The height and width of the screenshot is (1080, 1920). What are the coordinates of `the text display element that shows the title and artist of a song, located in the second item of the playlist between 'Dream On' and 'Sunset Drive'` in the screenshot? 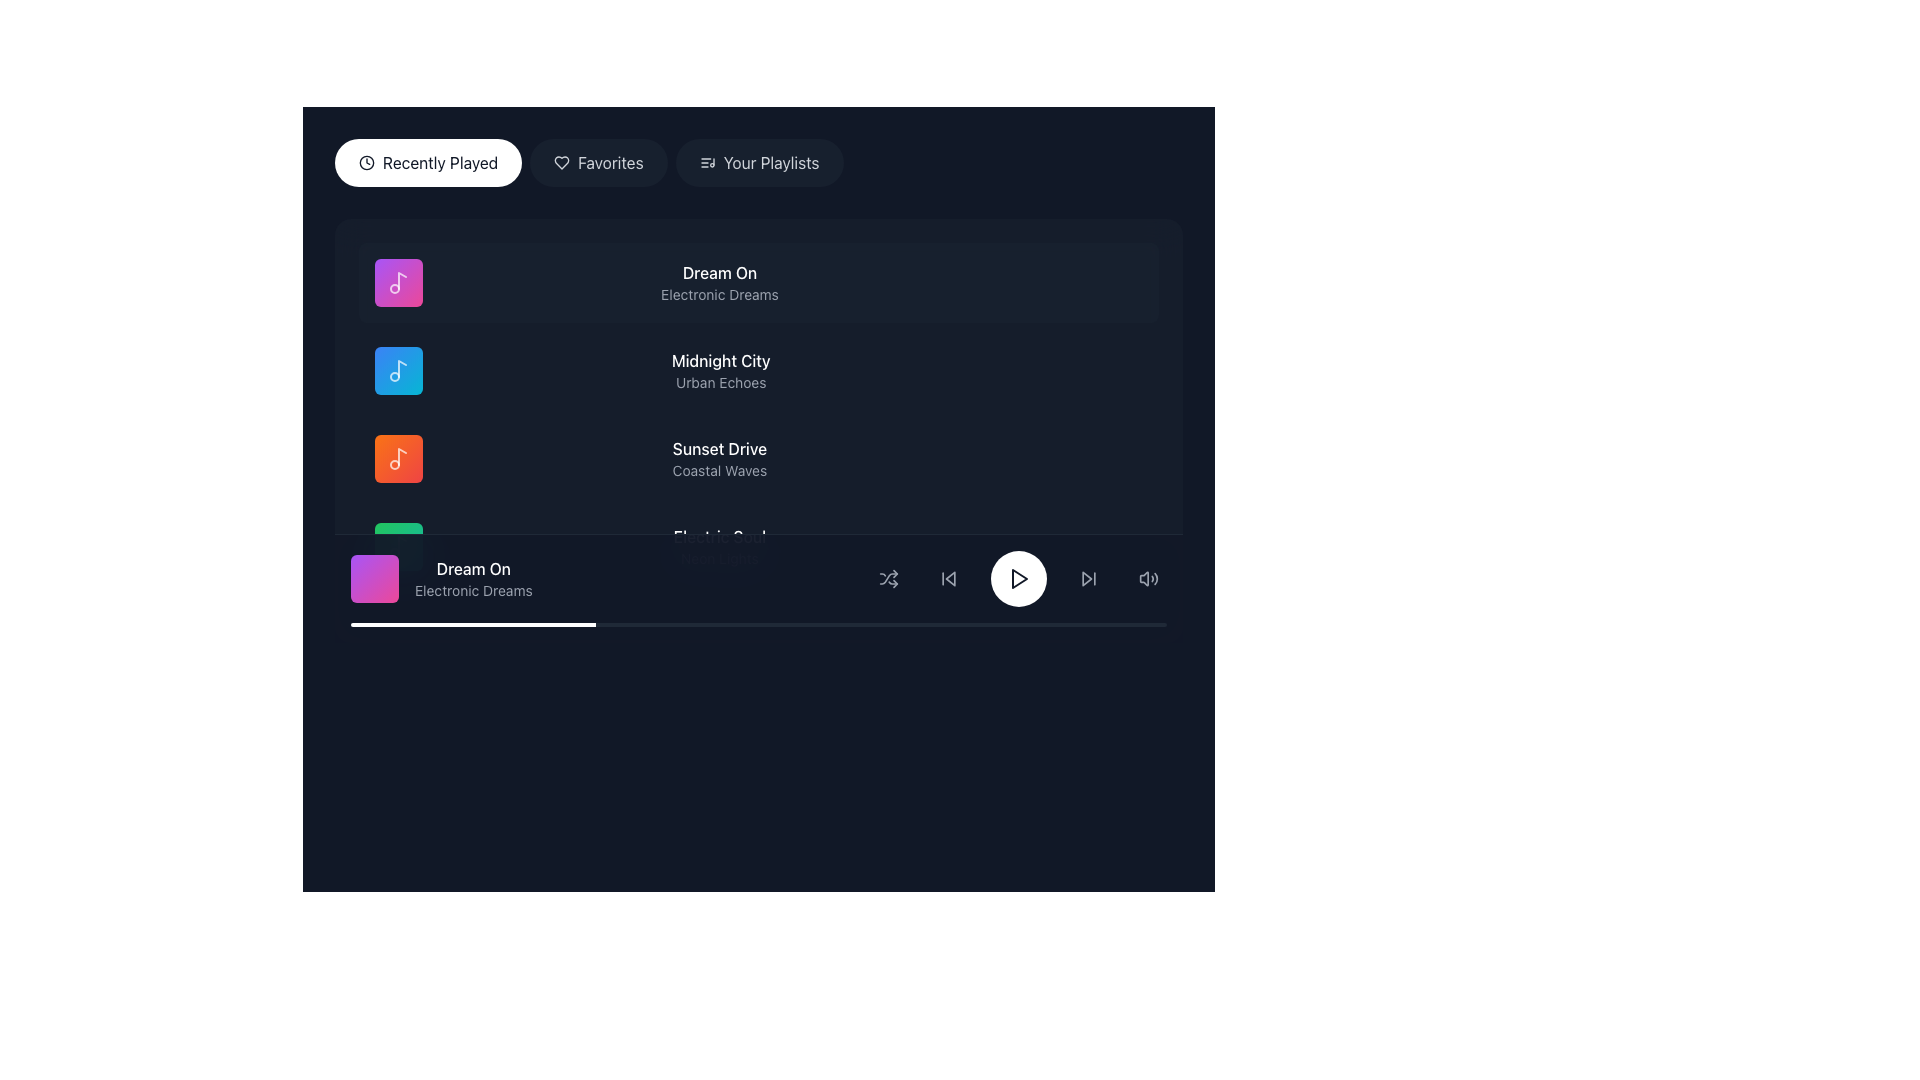 It's located at (720, 370).